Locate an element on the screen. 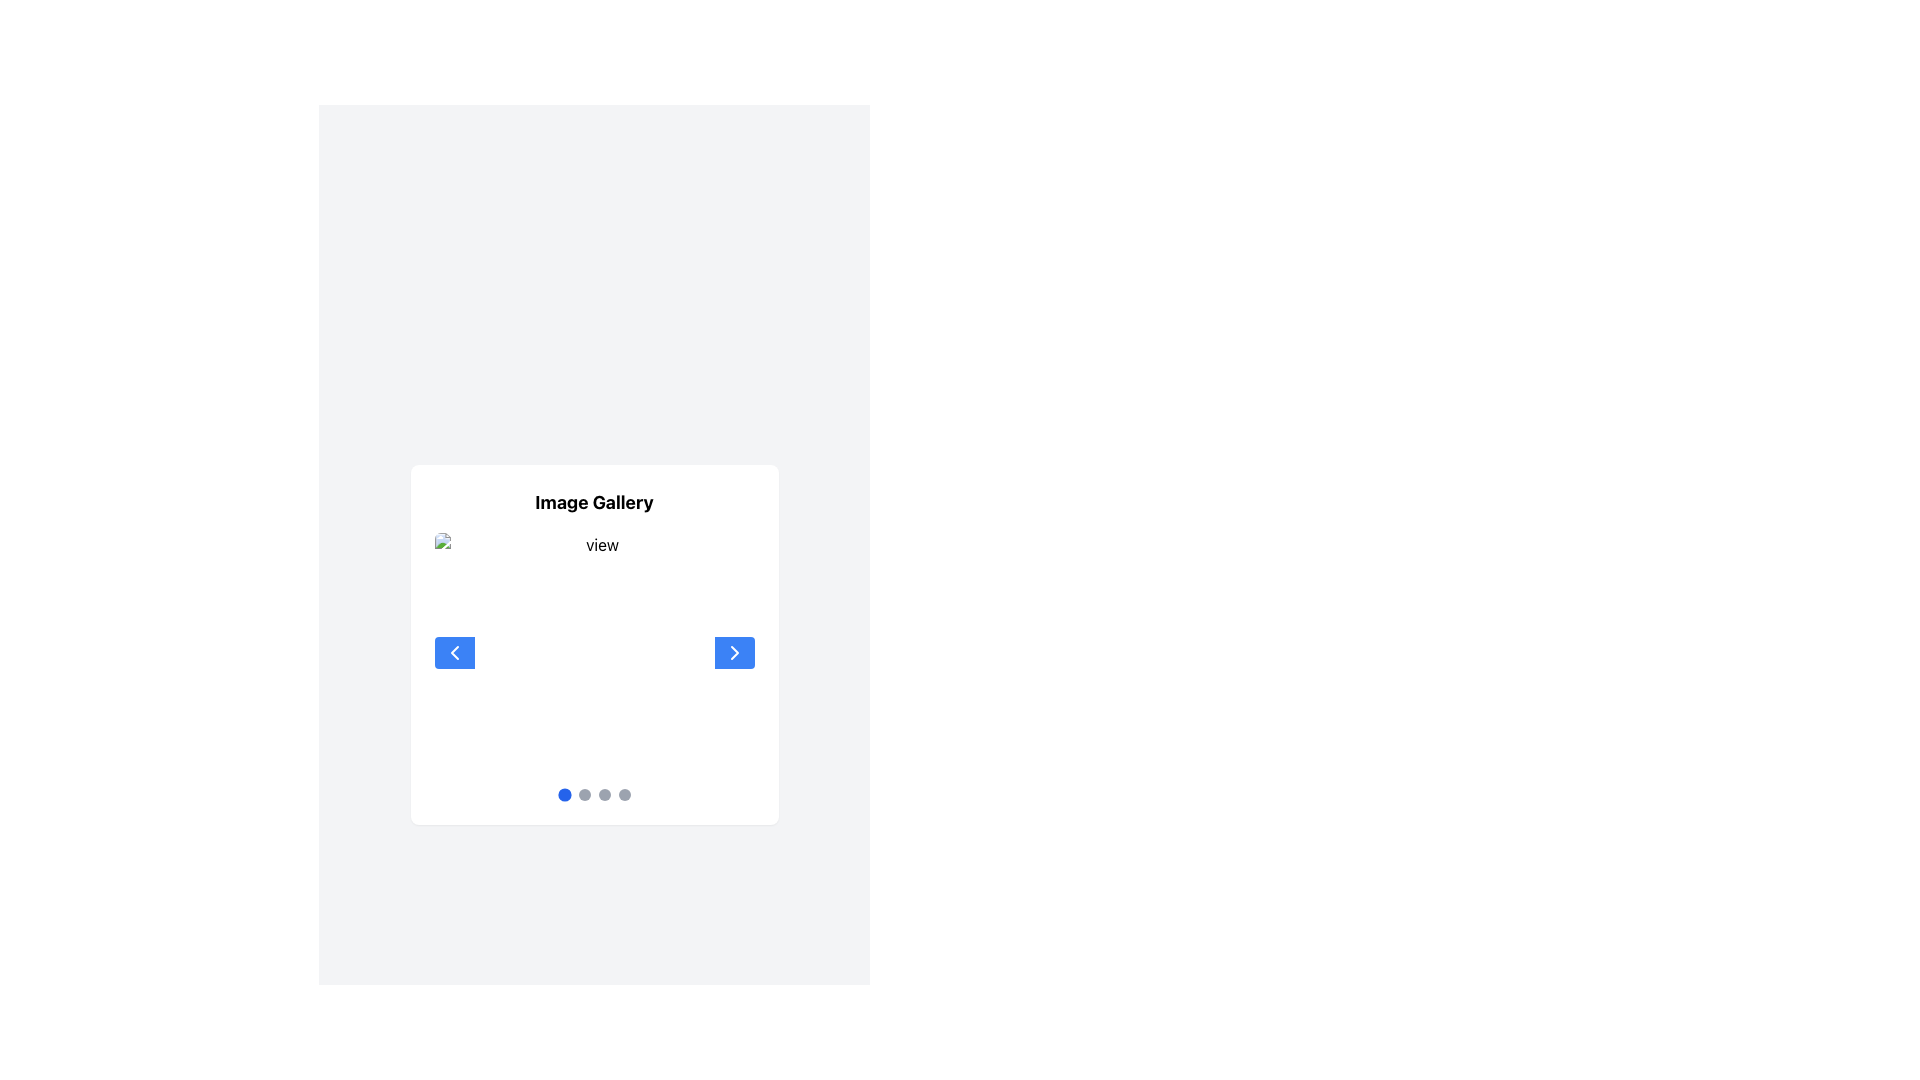 This screenshot has height=1080, width=1920. the first blue circular carousel indicator located at the bottom-center of the white card interface to change the active carousel slide is located at coordinates (563, 793).